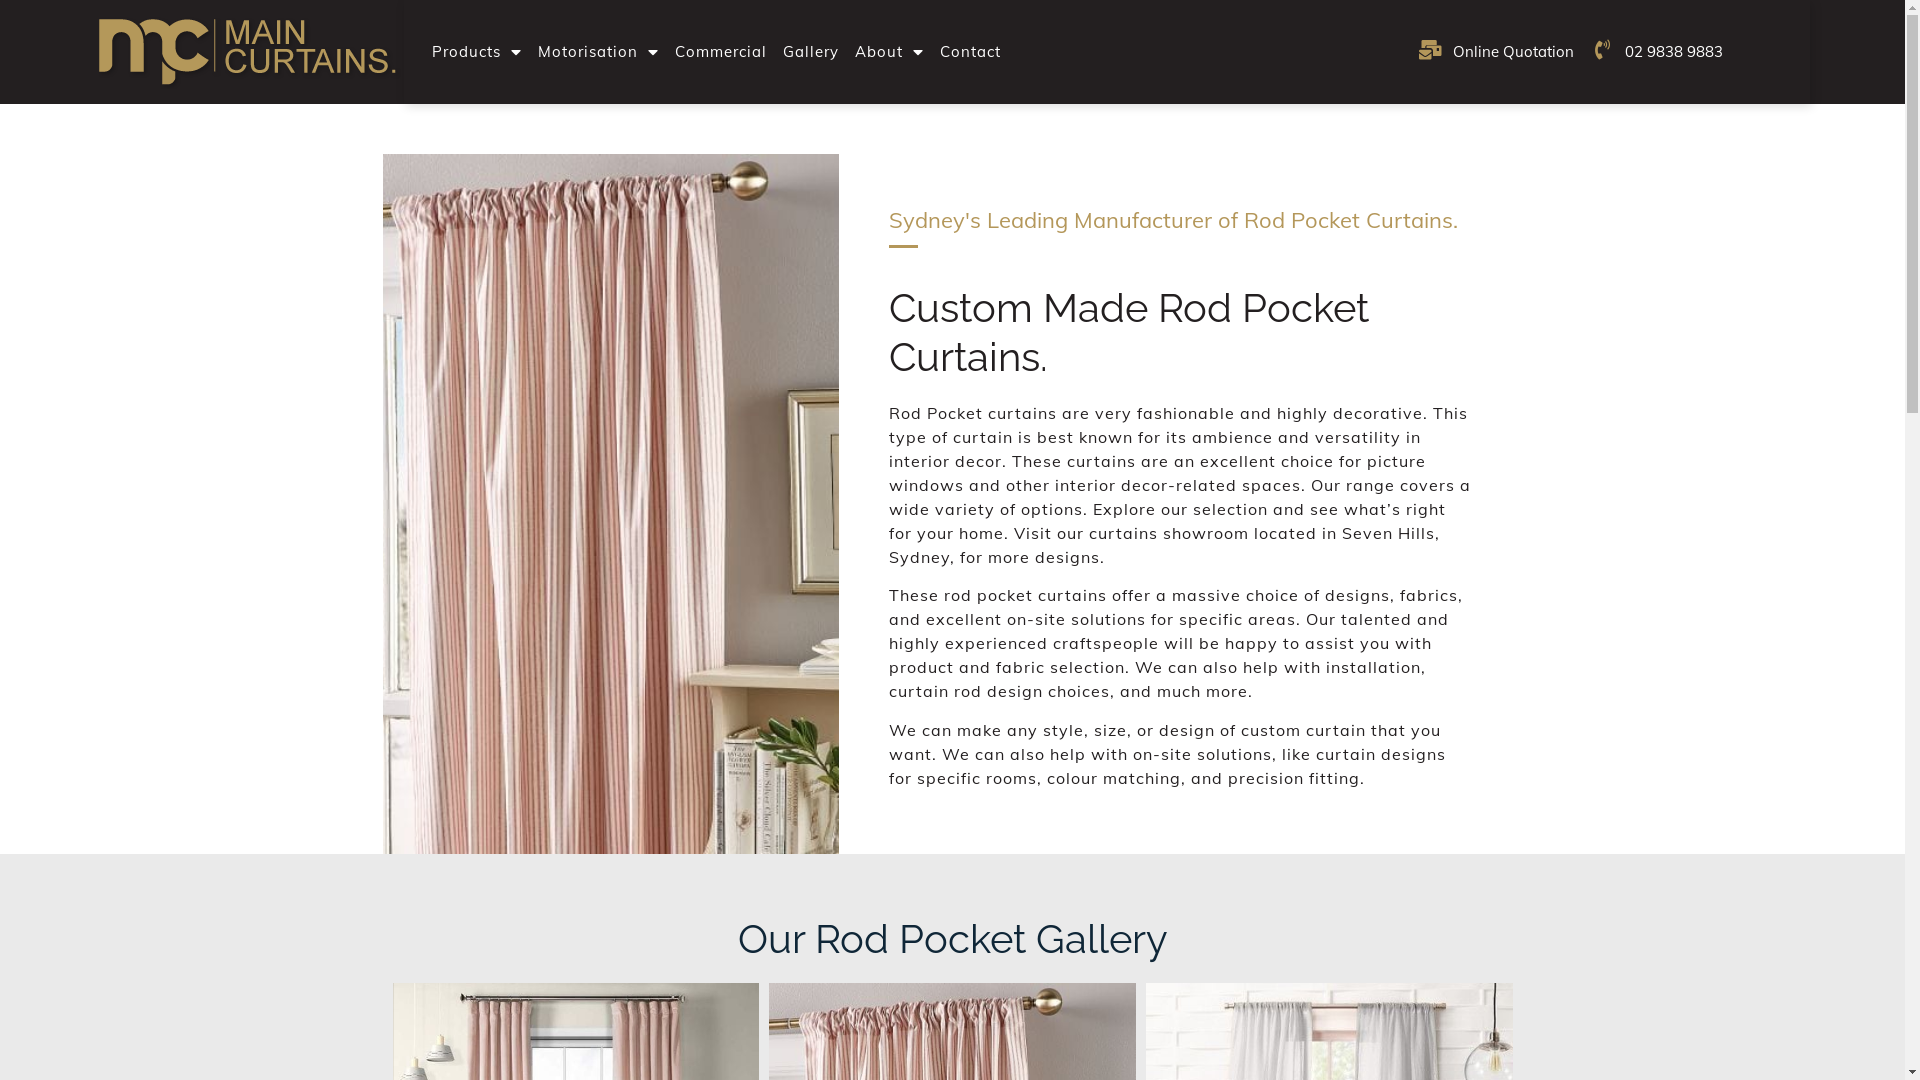  Describe the element at coordinates (1416, 50) in the screenshot. I see `'Online Quotation'` at that location.